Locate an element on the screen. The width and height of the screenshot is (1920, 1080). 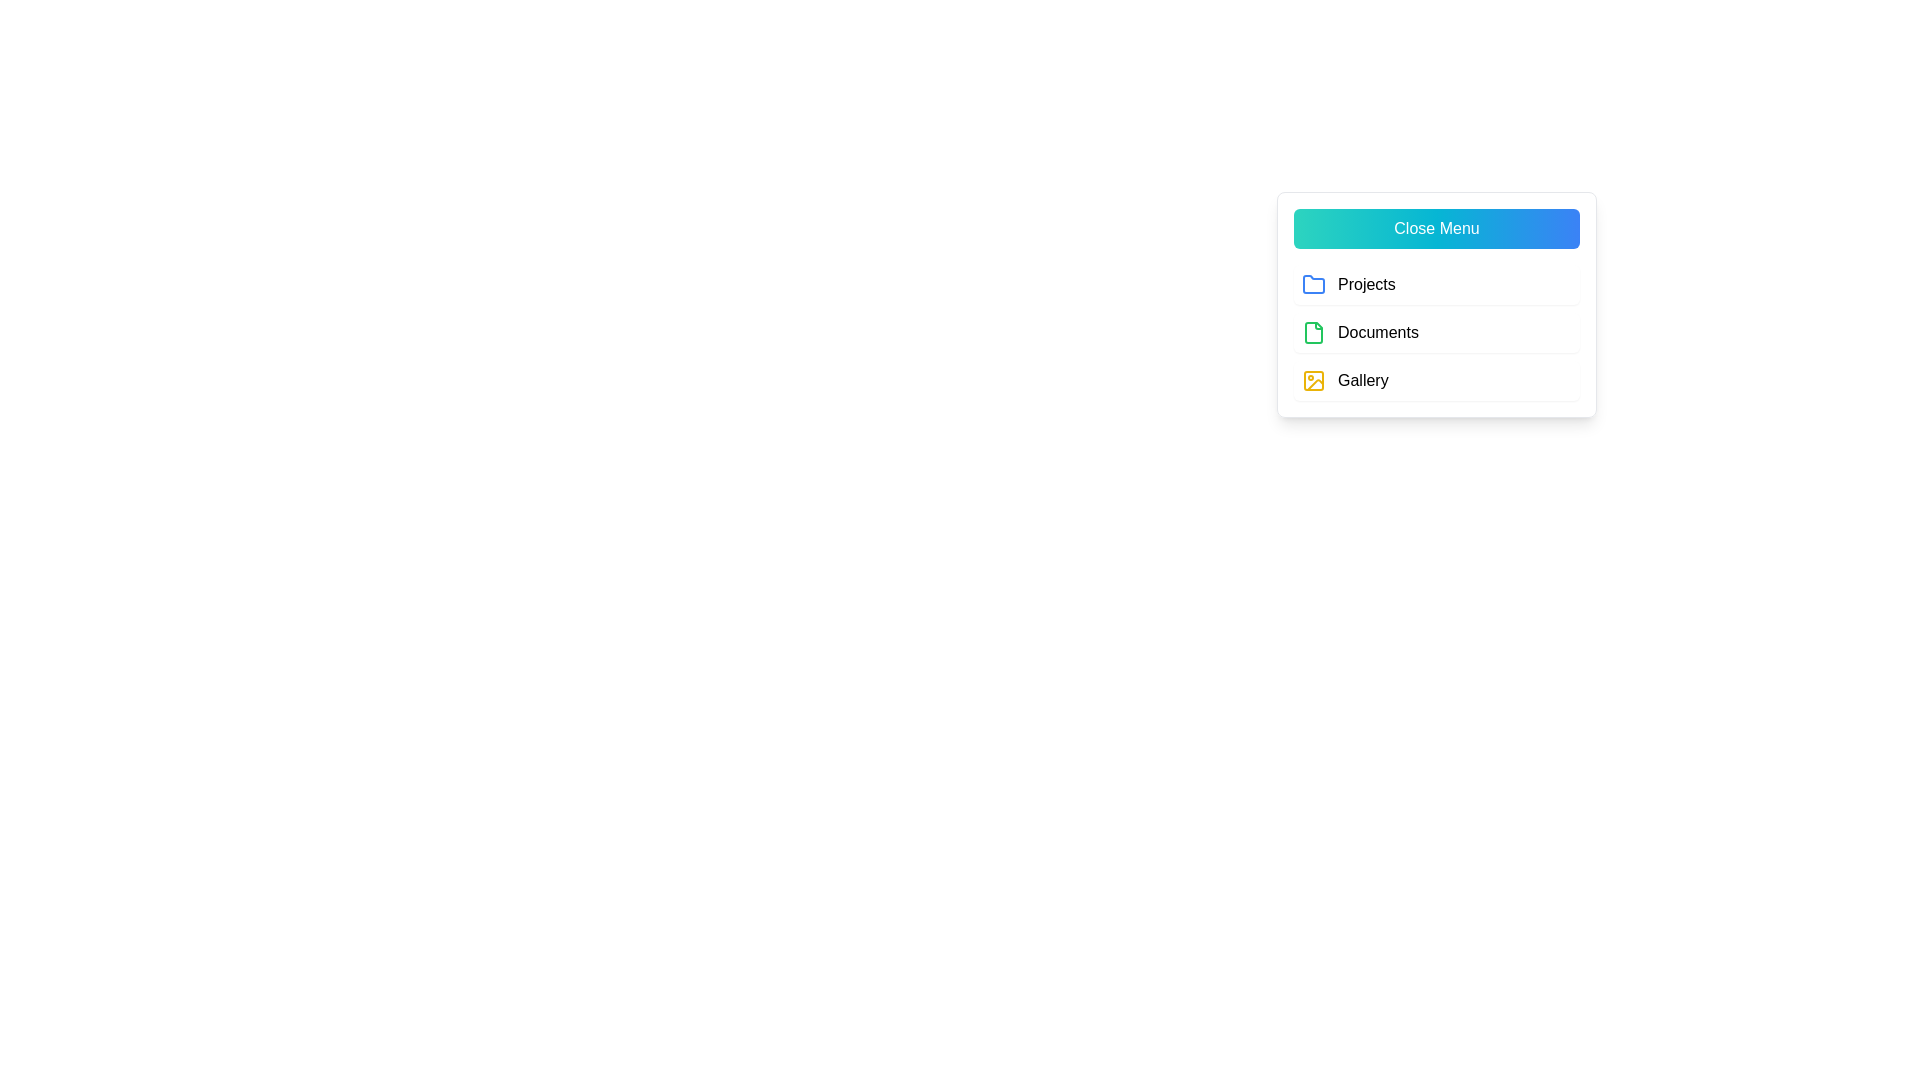
the 'Documents' menu item is located at coordinates (1435, 331).